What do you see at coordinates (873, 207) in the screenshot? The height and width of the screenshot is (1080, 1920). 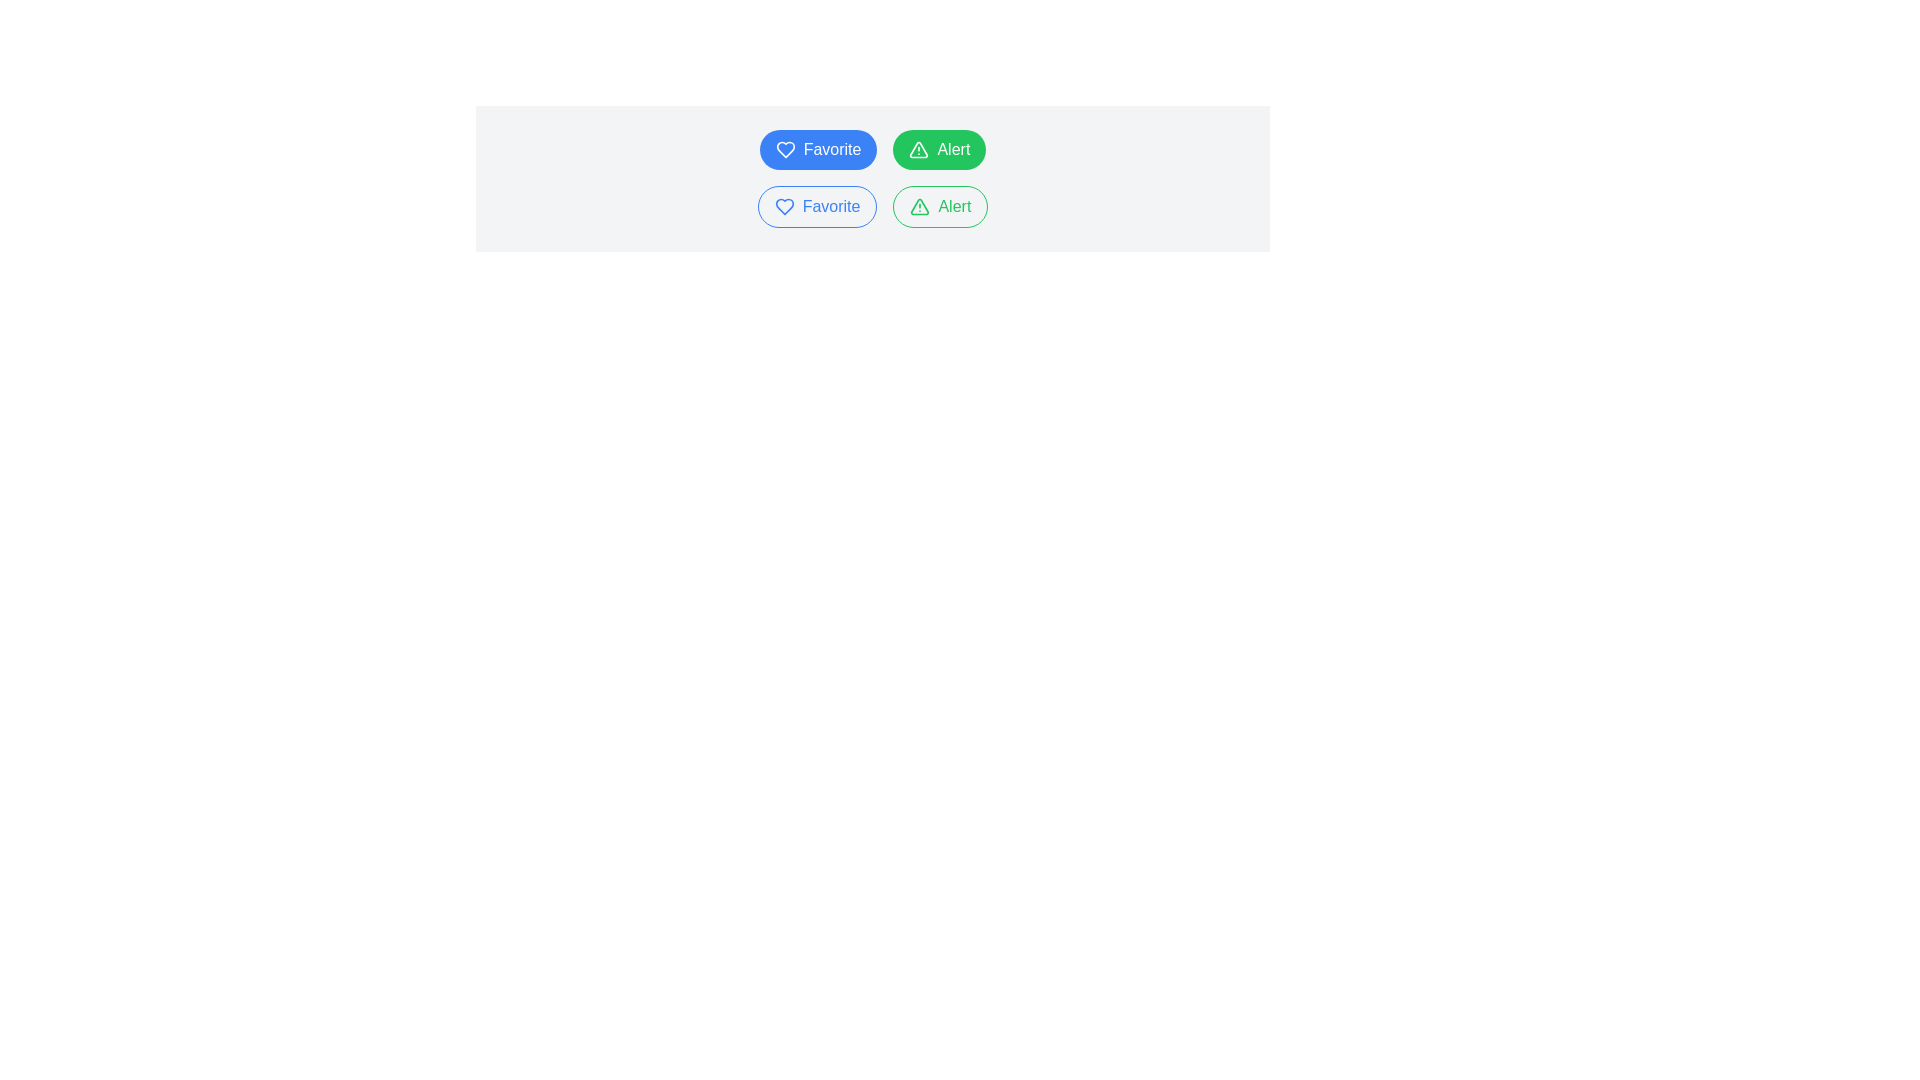 I see `the button group located in the lower row` at bounding box center [873, 207].